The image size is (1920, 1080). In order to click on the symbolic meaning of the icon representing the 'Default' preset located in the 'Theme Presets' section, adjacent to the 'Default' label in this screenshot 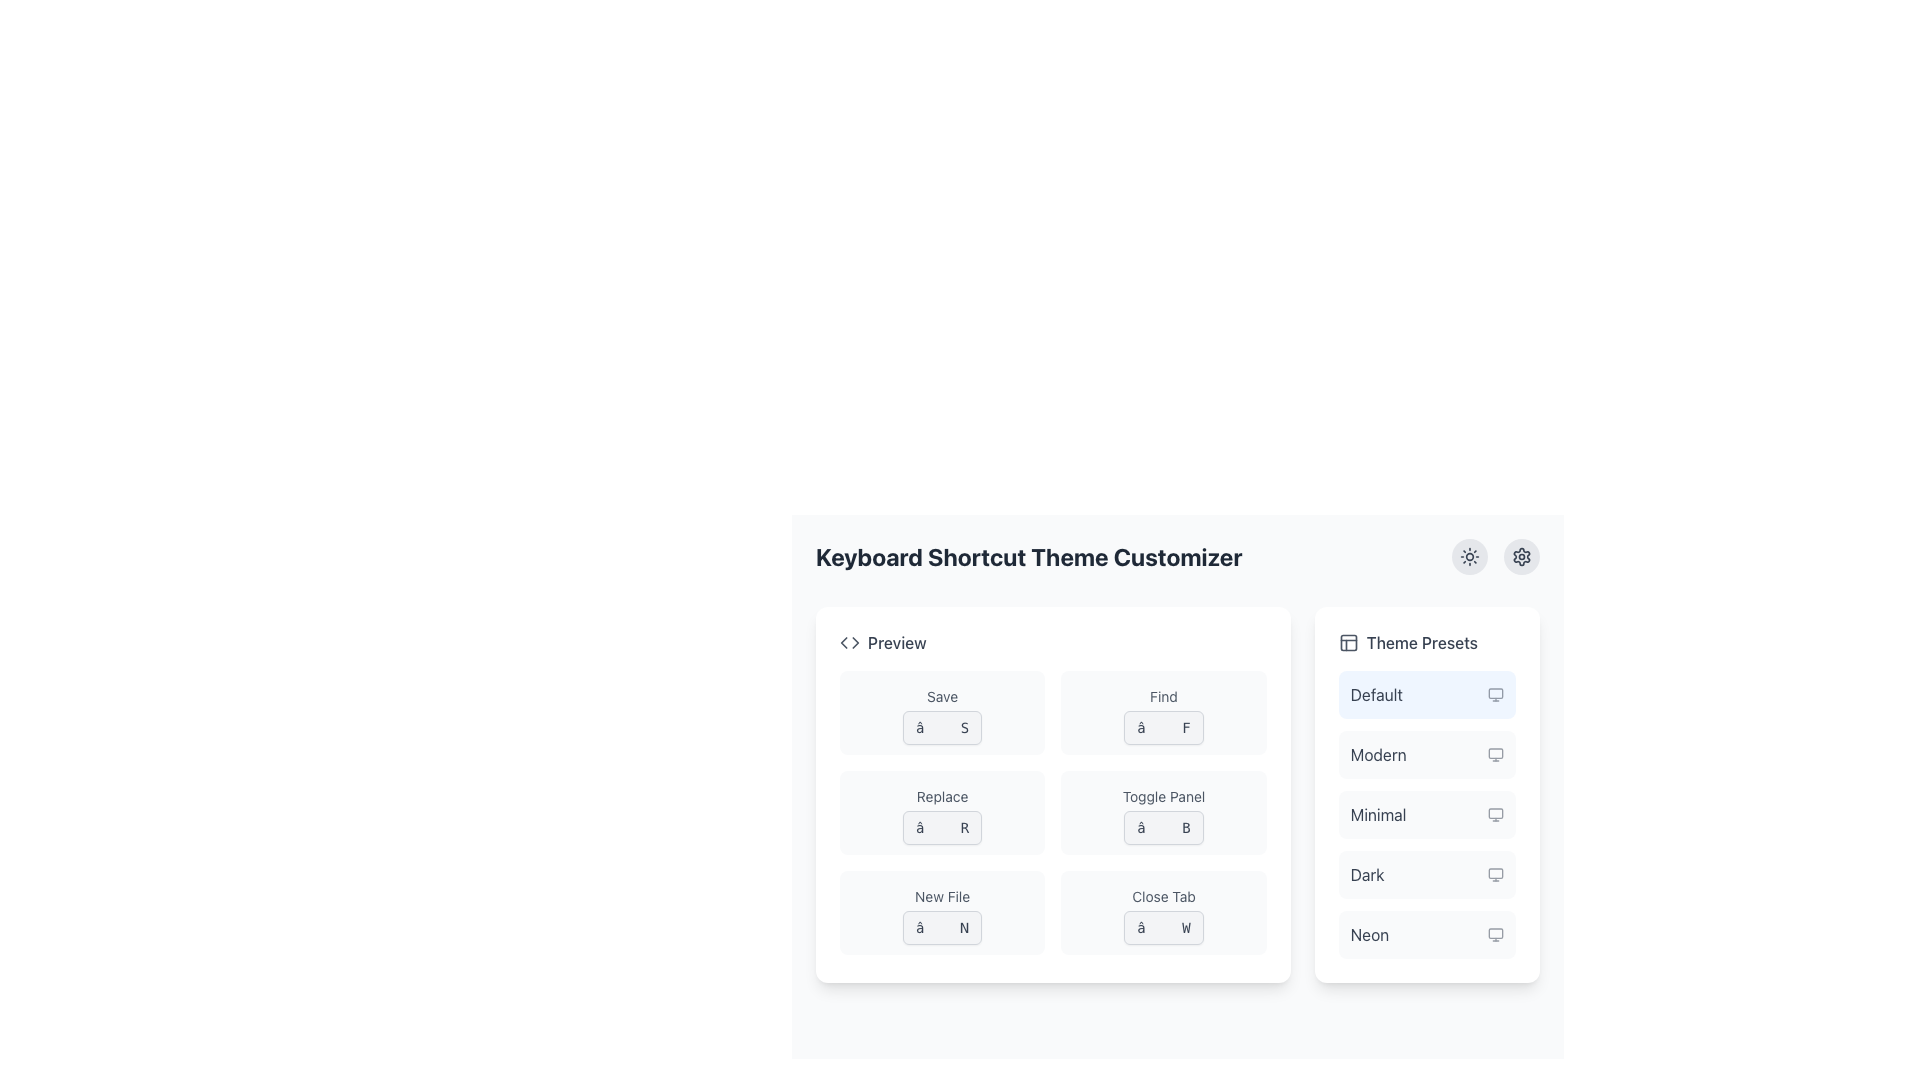, I will do `click(1496, 693)`.